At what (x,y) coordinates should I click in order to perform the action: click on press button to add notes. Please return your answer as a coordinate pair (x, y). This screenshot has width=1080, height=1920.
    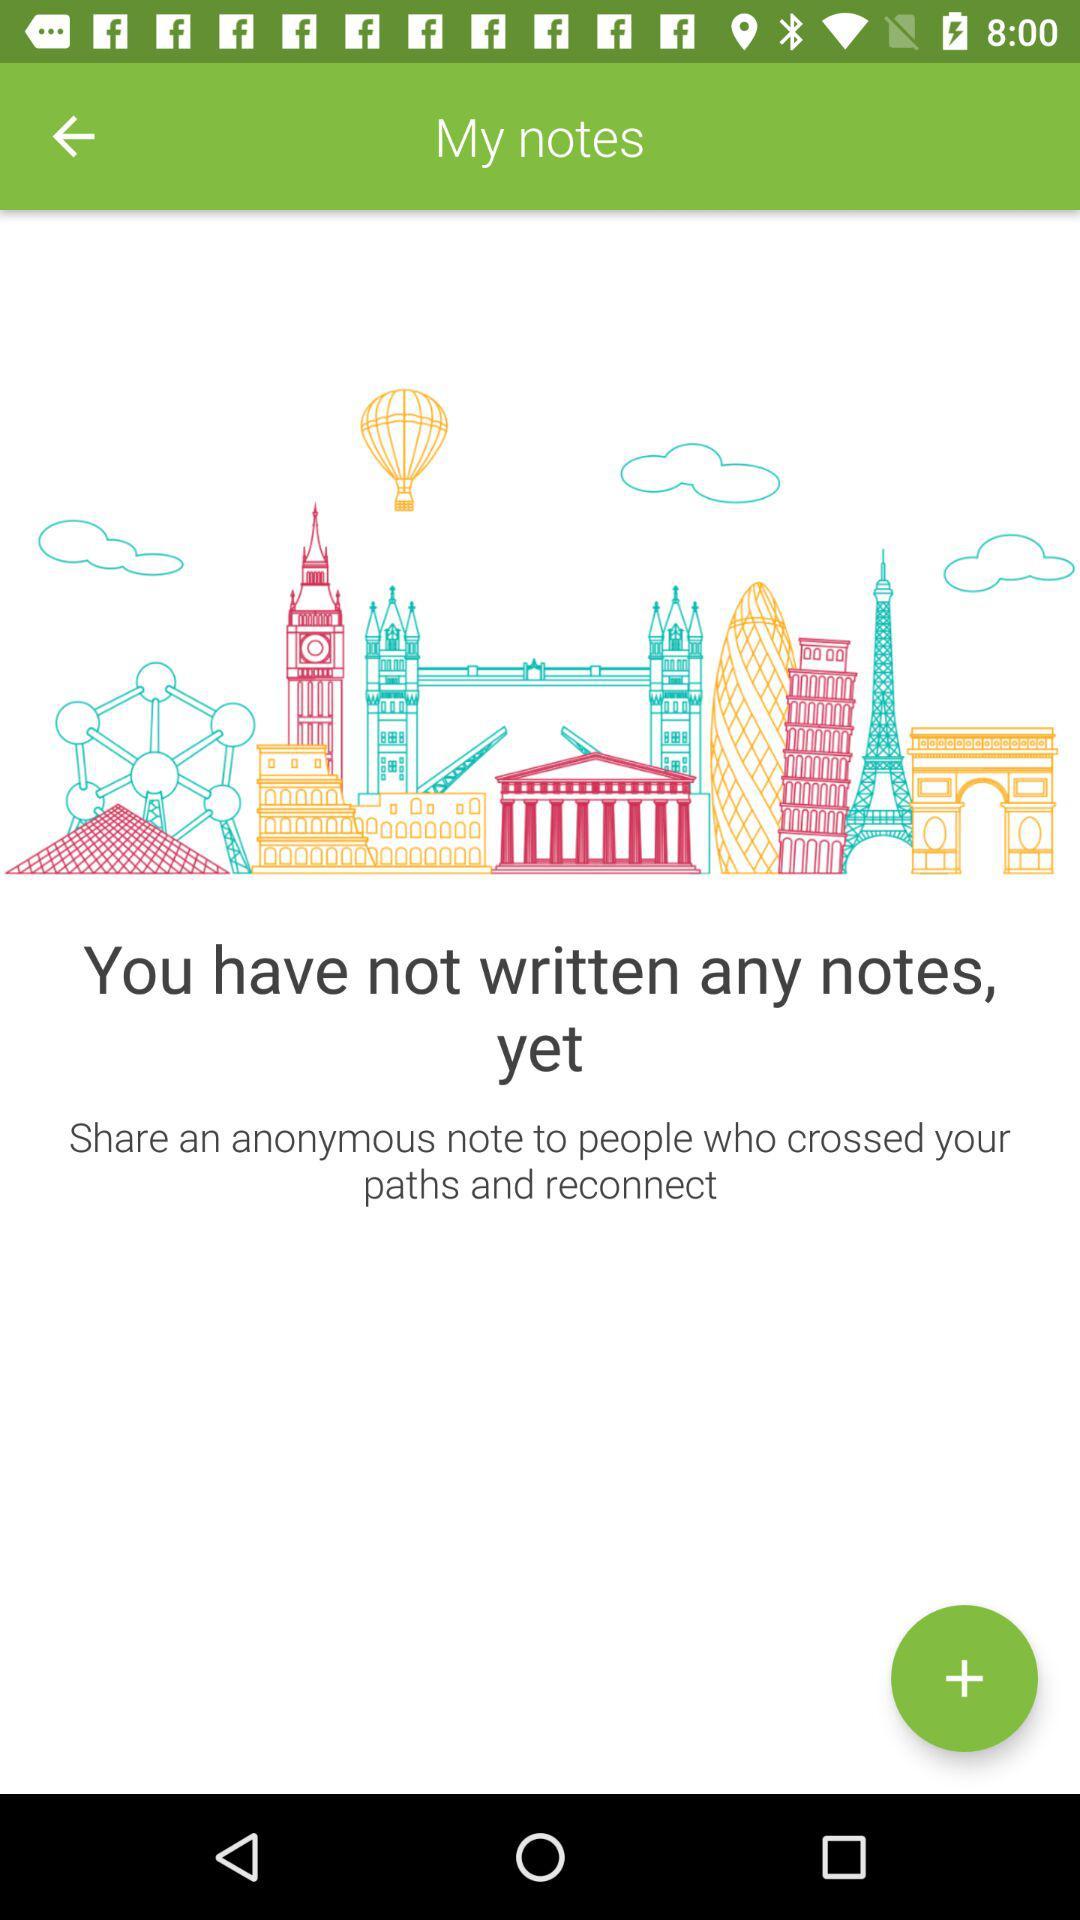
    Looking at the image, I should click on (963, 1678).